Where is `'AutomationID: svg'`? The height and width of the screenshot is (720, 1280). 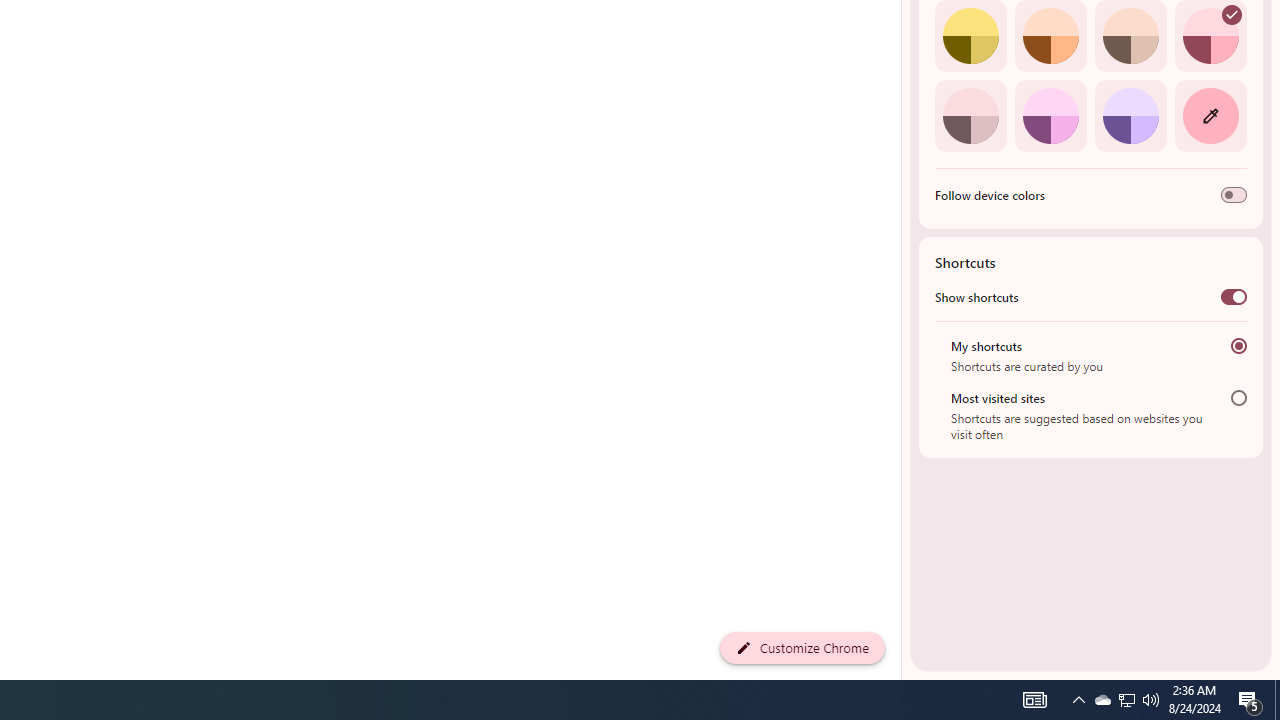 'AutomationID: svg' is located at coordinates (1231, 15).